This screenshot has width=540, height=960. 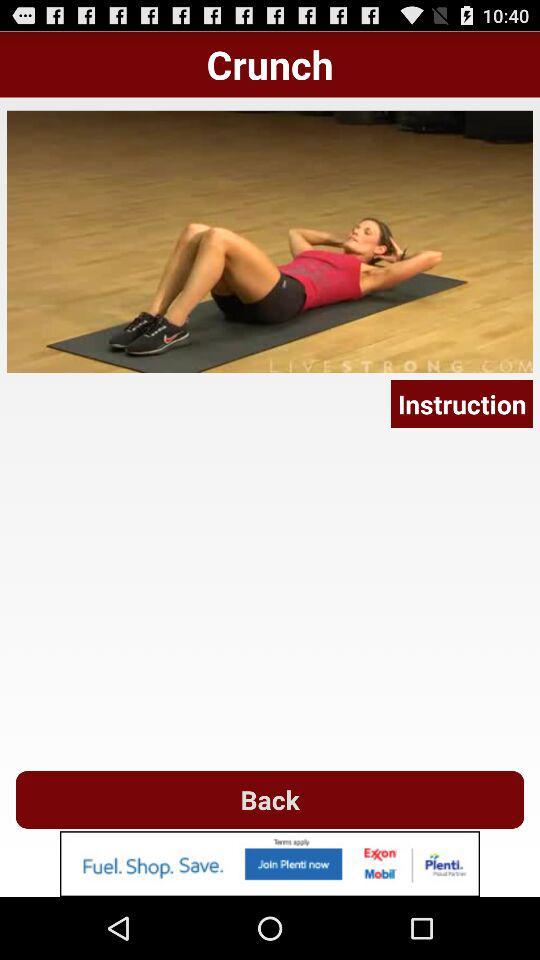 What do you see at coordinates (270, 863) in the screenshot?
I see `advertisement image` at bounding box center [270, 863].